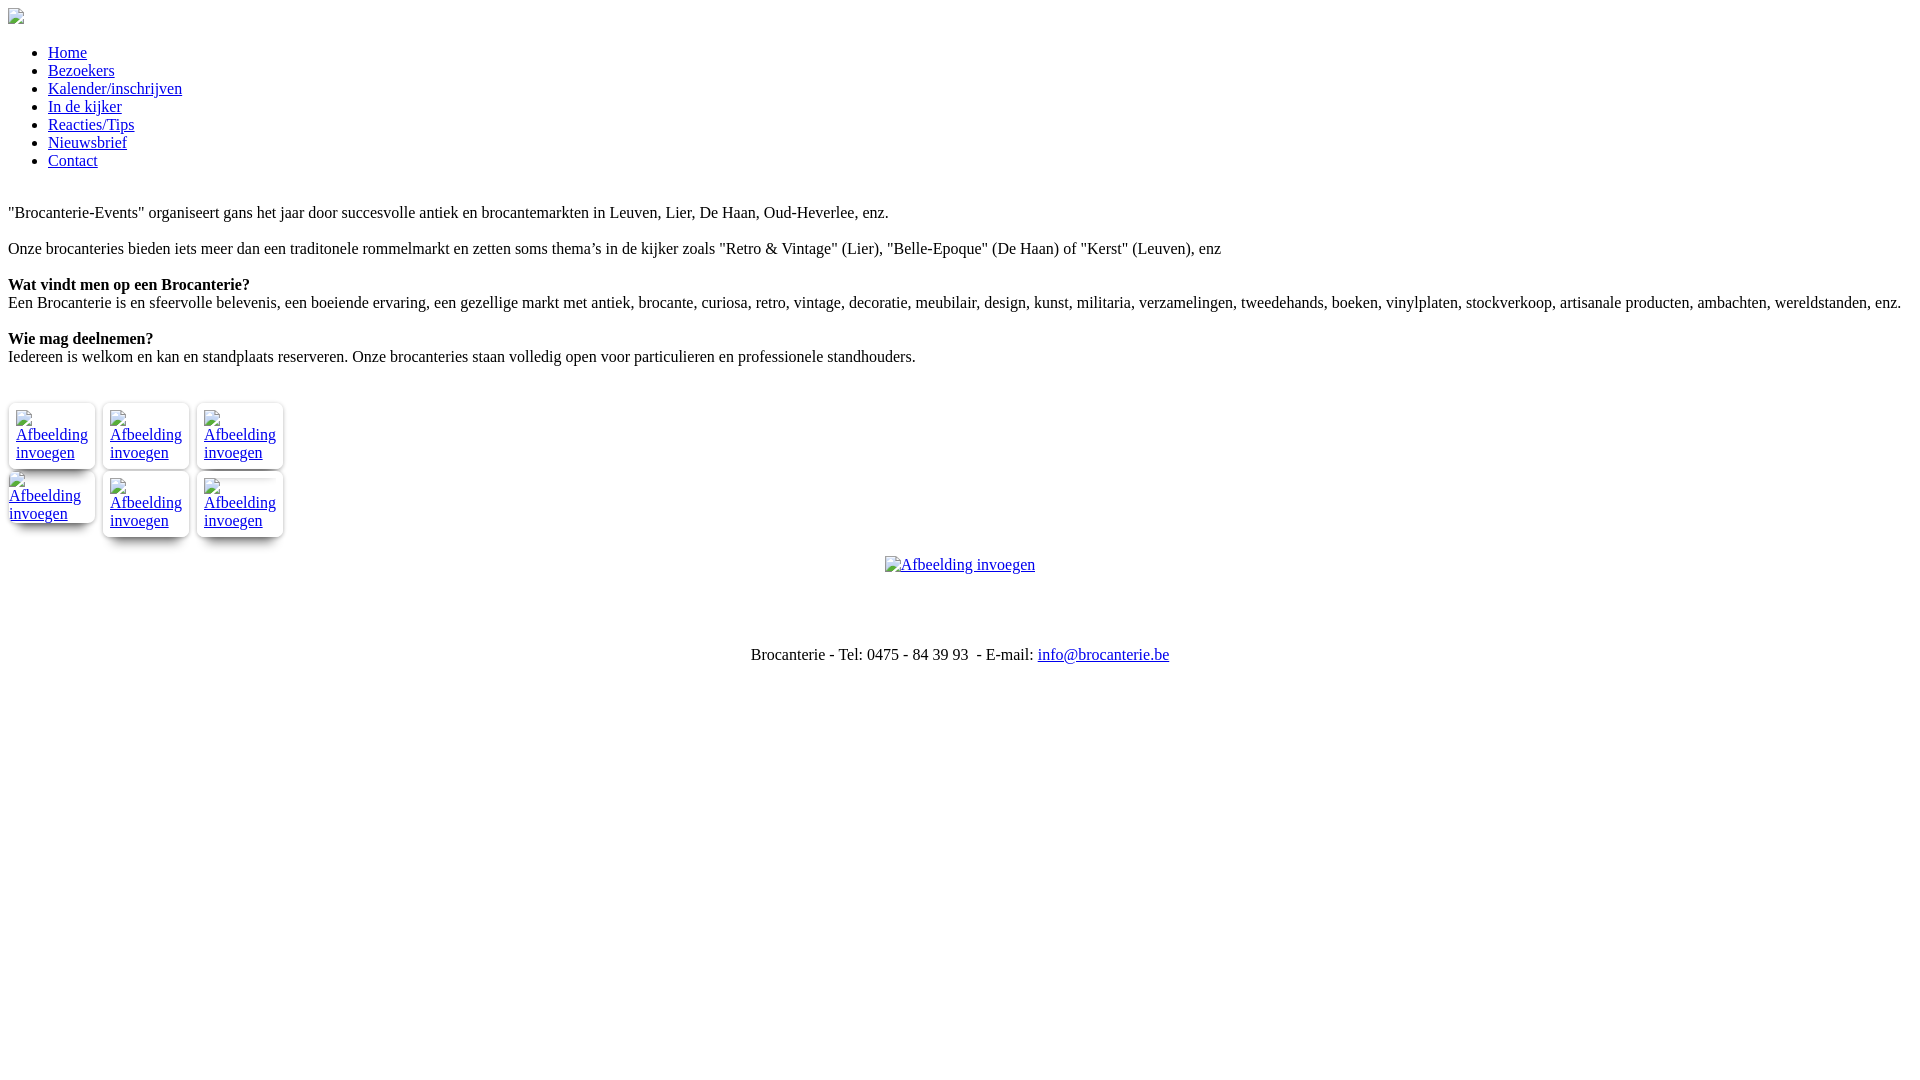 The width and height of the screenshot is (1920, 1080). I want to click on 'Afbeelding invoegen', so click(240, 519).